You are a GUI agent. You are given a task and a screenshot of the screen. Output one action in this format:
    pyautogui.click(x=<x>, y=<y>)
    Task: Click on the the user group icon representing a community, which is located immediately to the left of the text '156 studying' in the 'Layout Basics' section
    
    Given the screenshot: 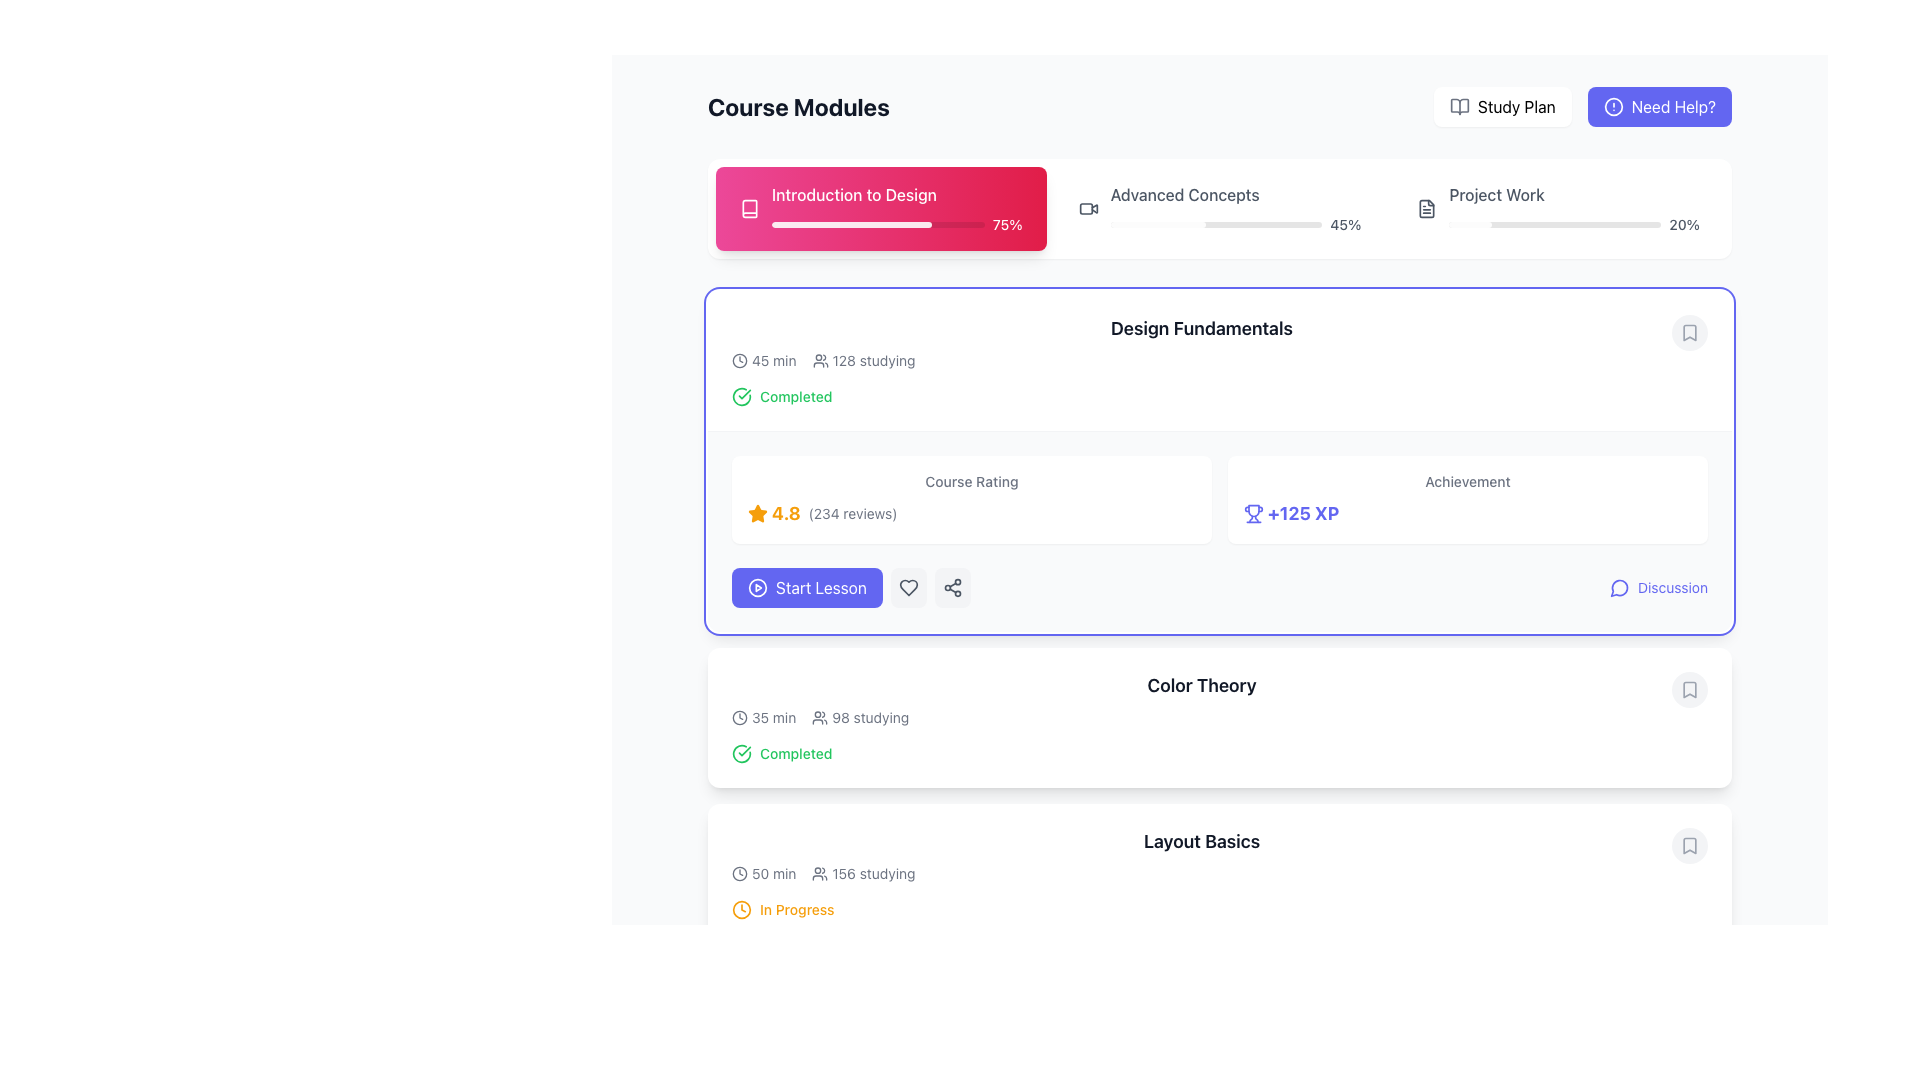 What is the action you would take?
    pyautogui.click(x=820, y=873)
    